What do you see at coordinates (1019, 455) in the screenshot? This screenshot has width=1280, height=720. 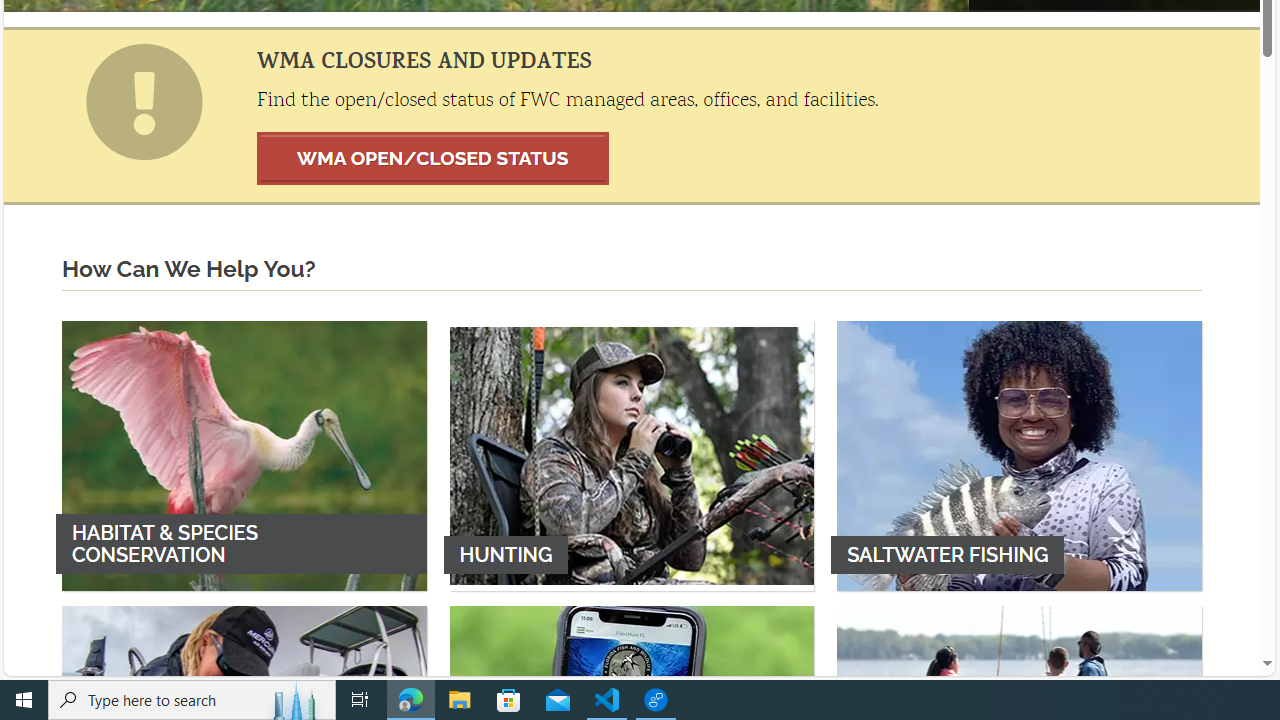 I see `'SALTWATER FISHING'` at bounding box center [1019, 455].